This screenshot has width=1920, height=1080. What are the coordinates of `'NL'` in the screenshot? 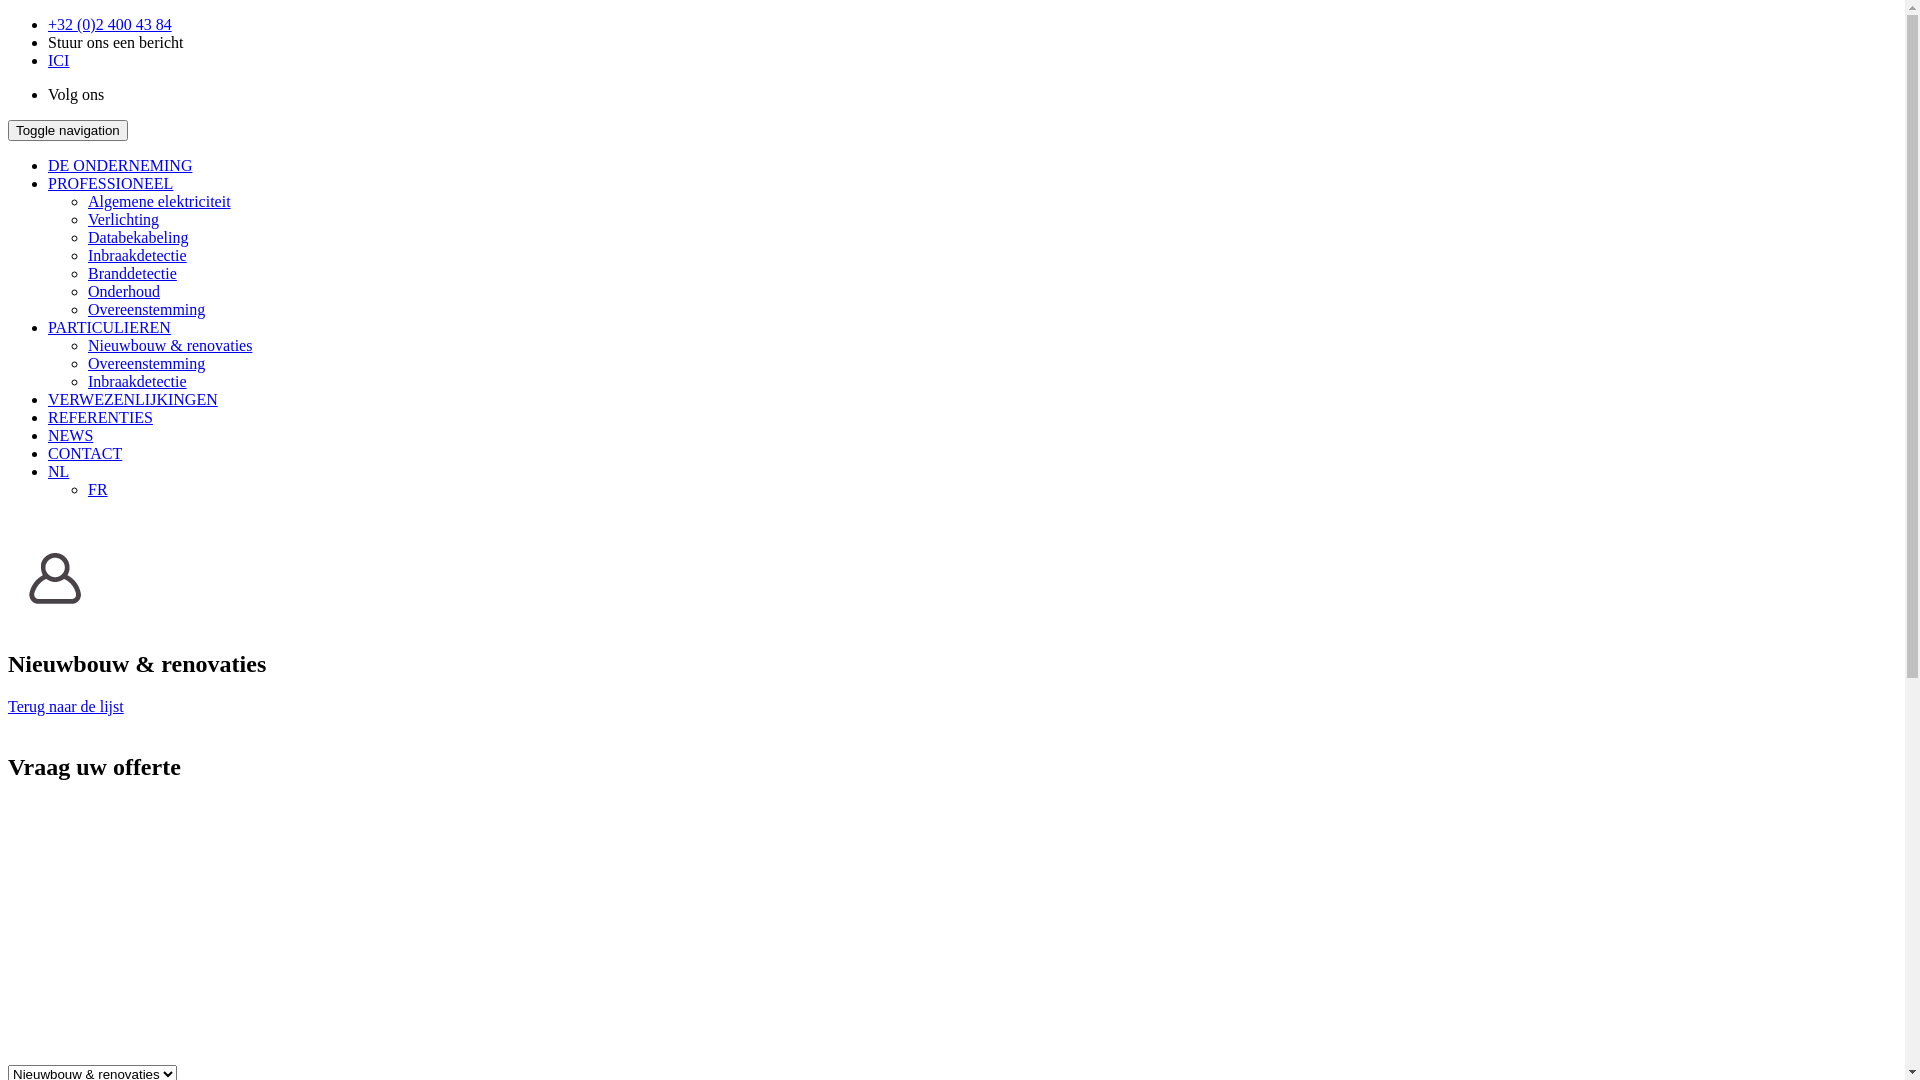 It's located at (58, 471).